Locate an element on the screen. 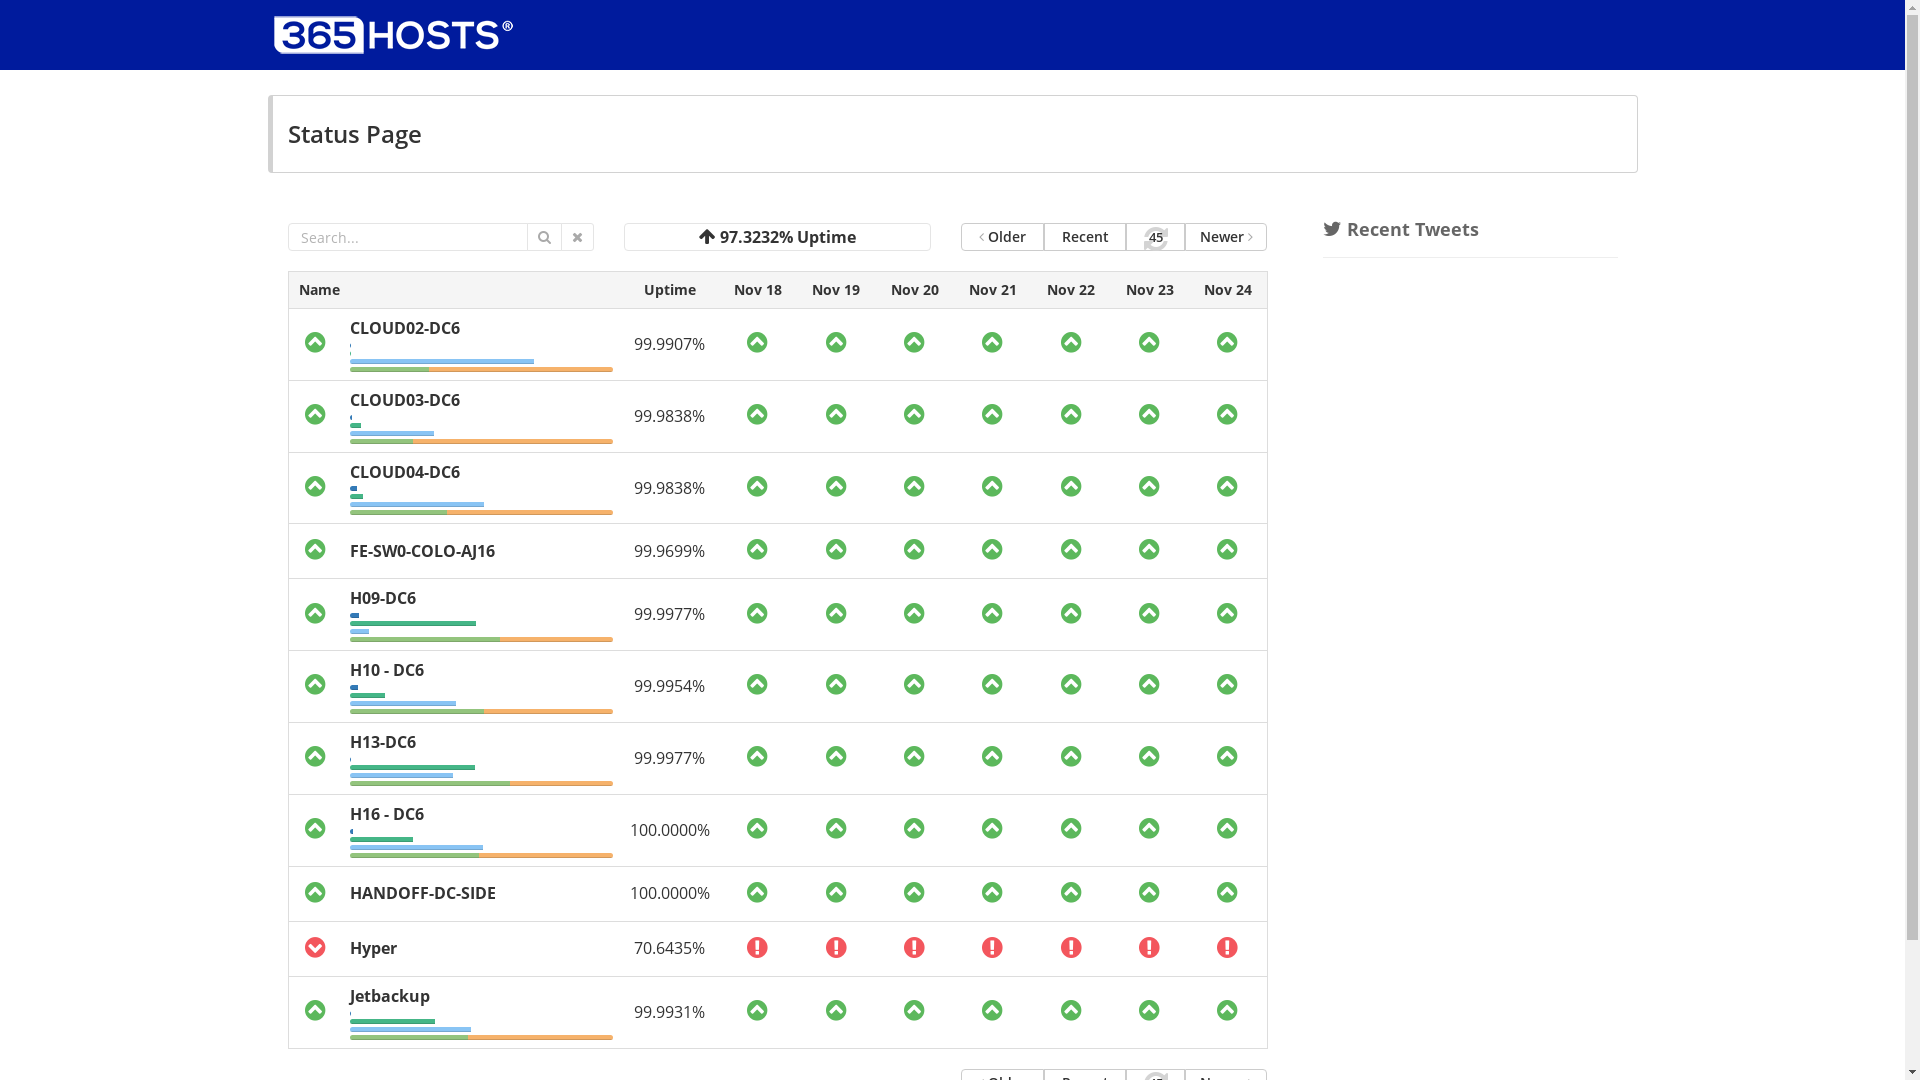 This screenshot has width=1920, height=1080. '100.0000%' is located at coordinates (628, 829).